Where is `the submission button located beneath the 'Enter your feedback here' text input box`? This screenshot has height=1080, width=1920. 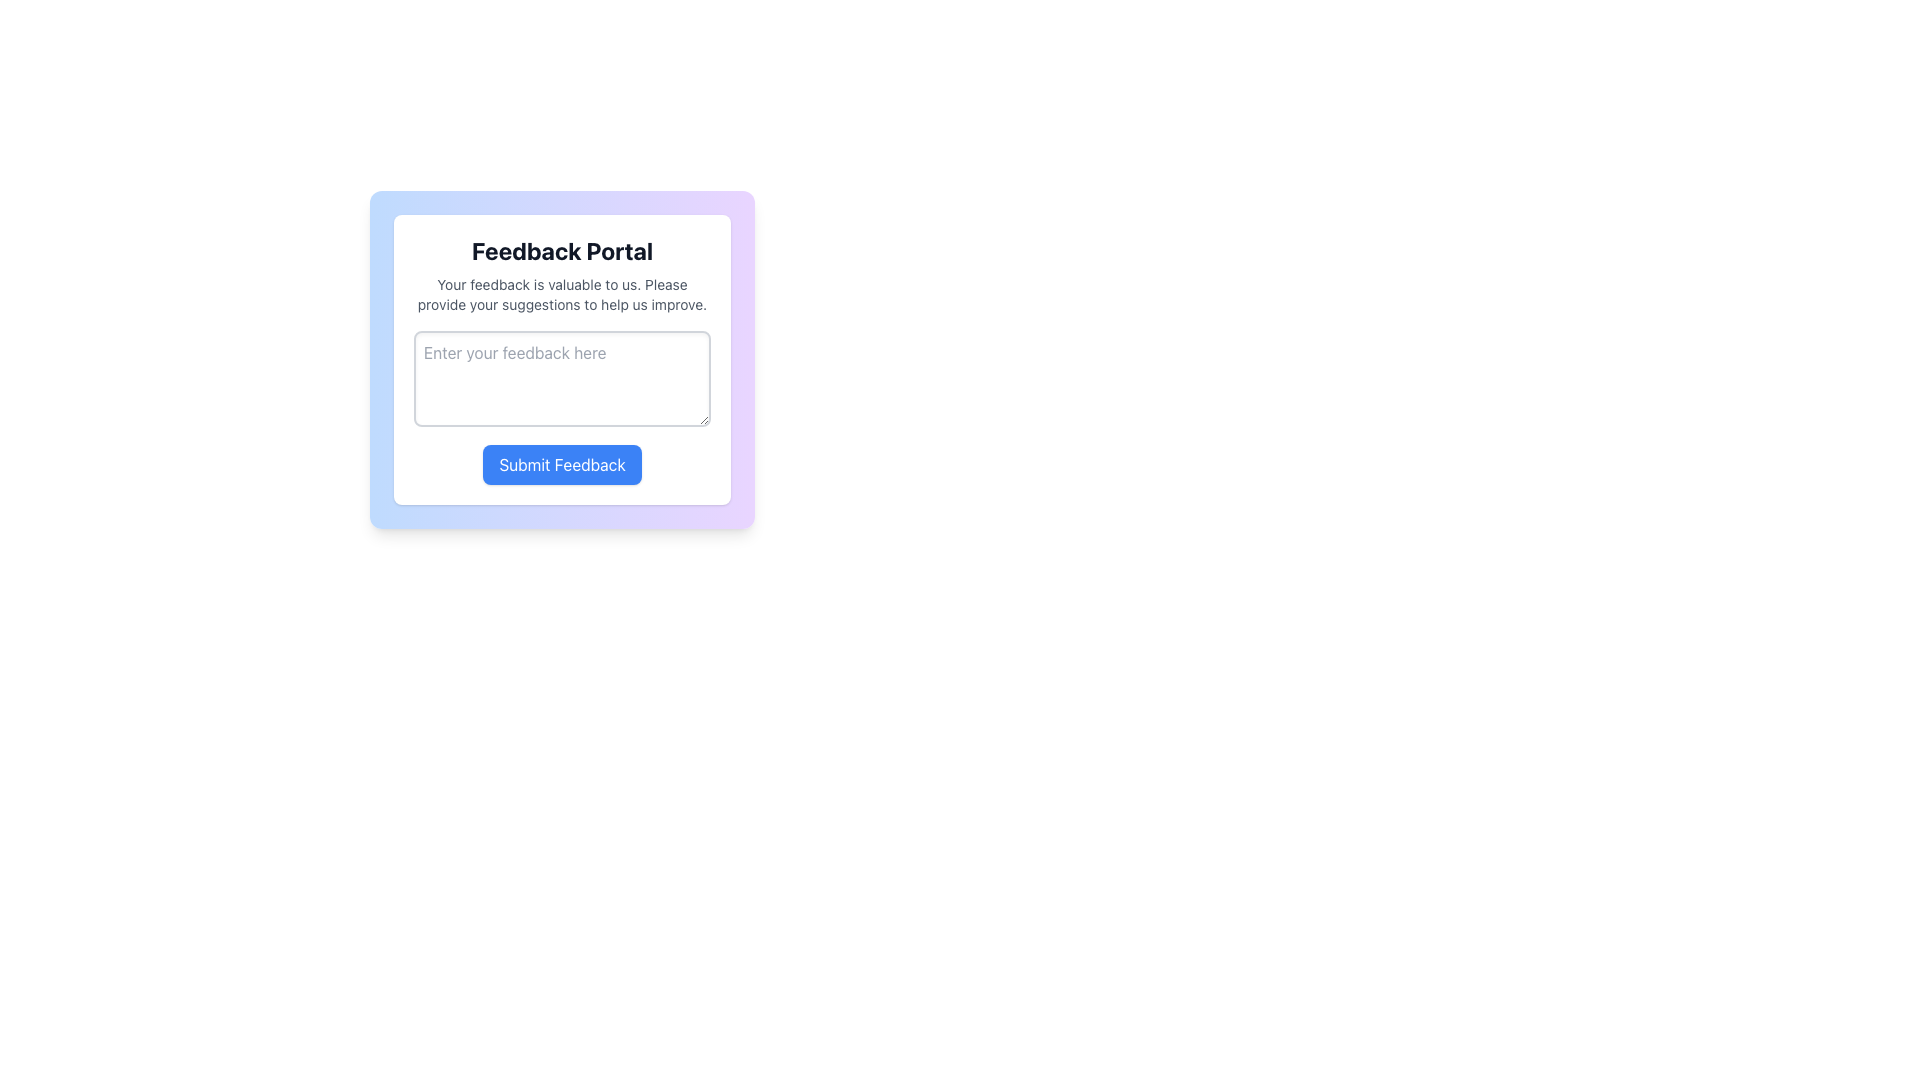
the submission button located beneath the 'Enter your feedback here' text input box is located at coordinates (561, 465).